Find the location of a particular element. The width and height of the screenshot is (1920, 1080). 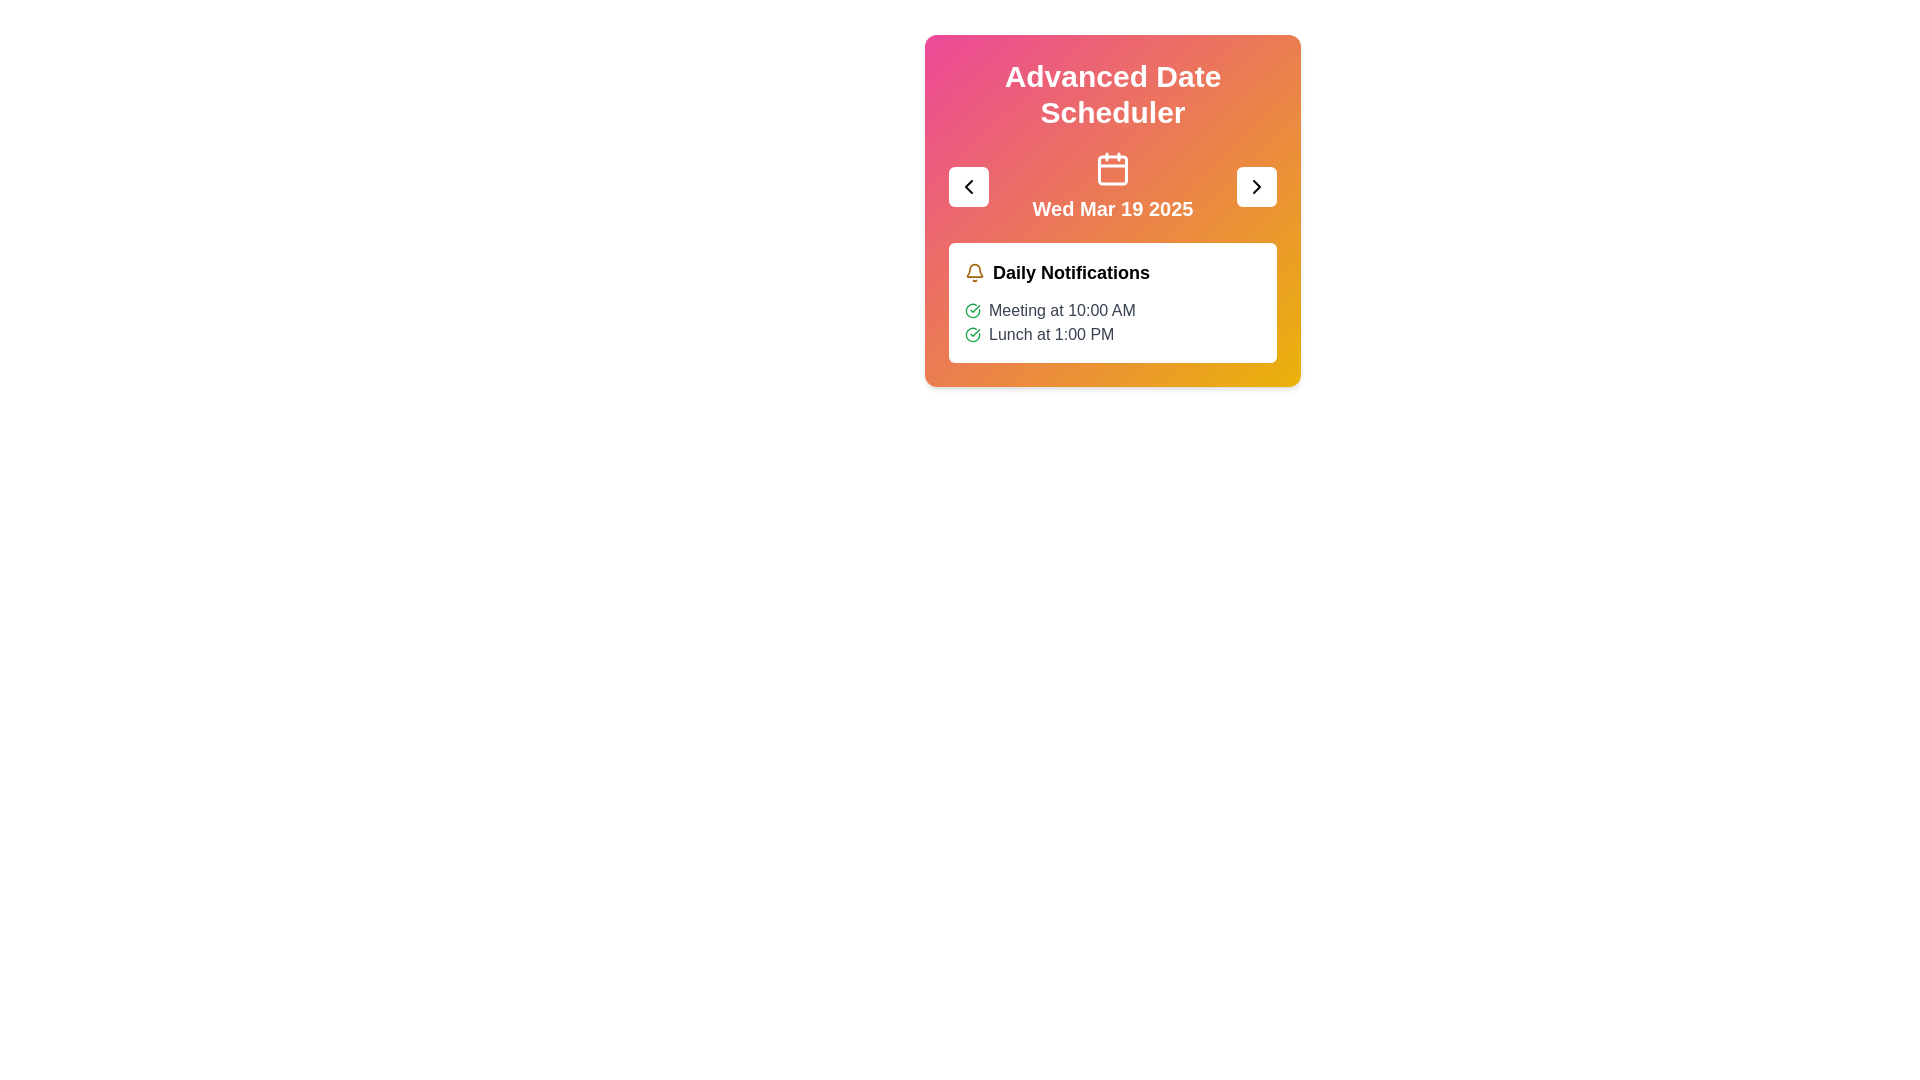

the text label displaying 'Lunch at 1:00 PM' in the 'Daily Notifications' section, which is styled in dark gray on a white background and positioned beneath 'Meeting at 10:00 AM' is located at coordinates (1050, 334).